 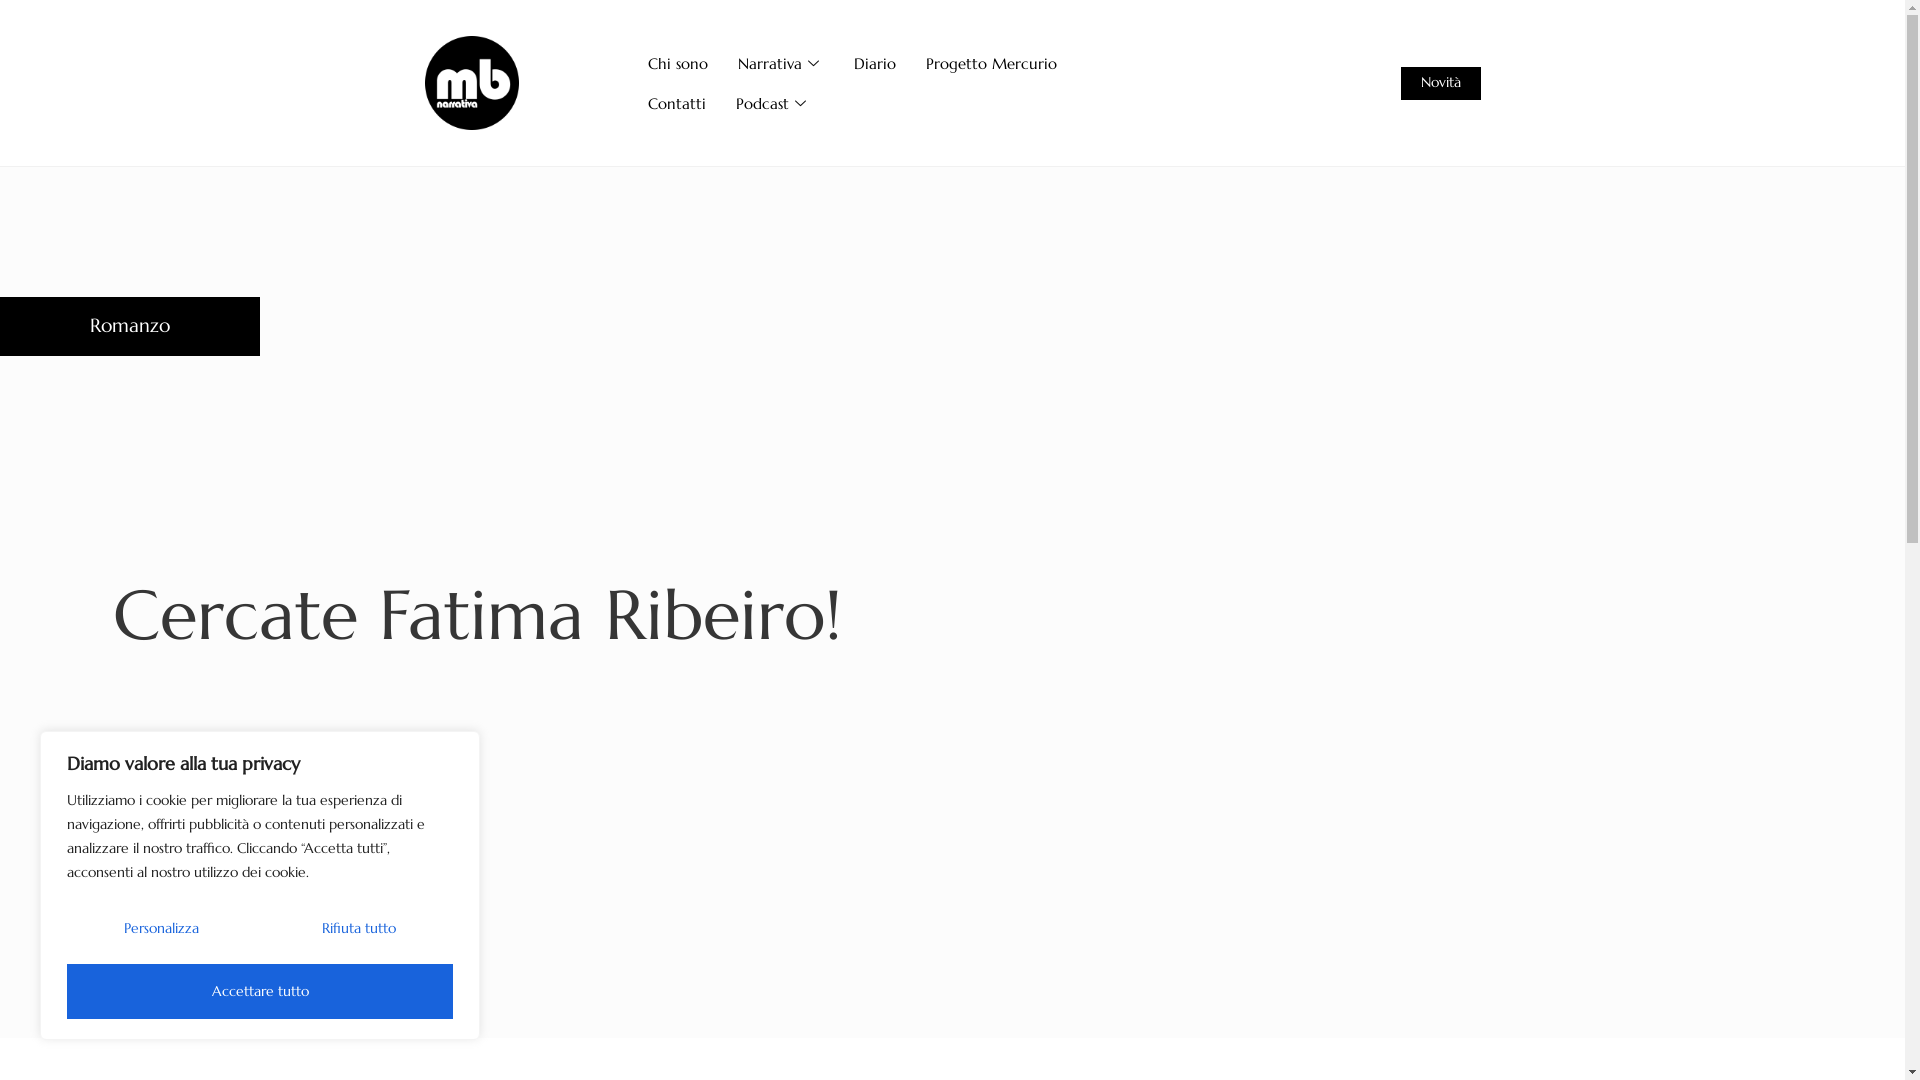 What do you see at coordinates (677, 61) in the screenshot?
I see `'Chi sono'` at bounding box center [677, 61].